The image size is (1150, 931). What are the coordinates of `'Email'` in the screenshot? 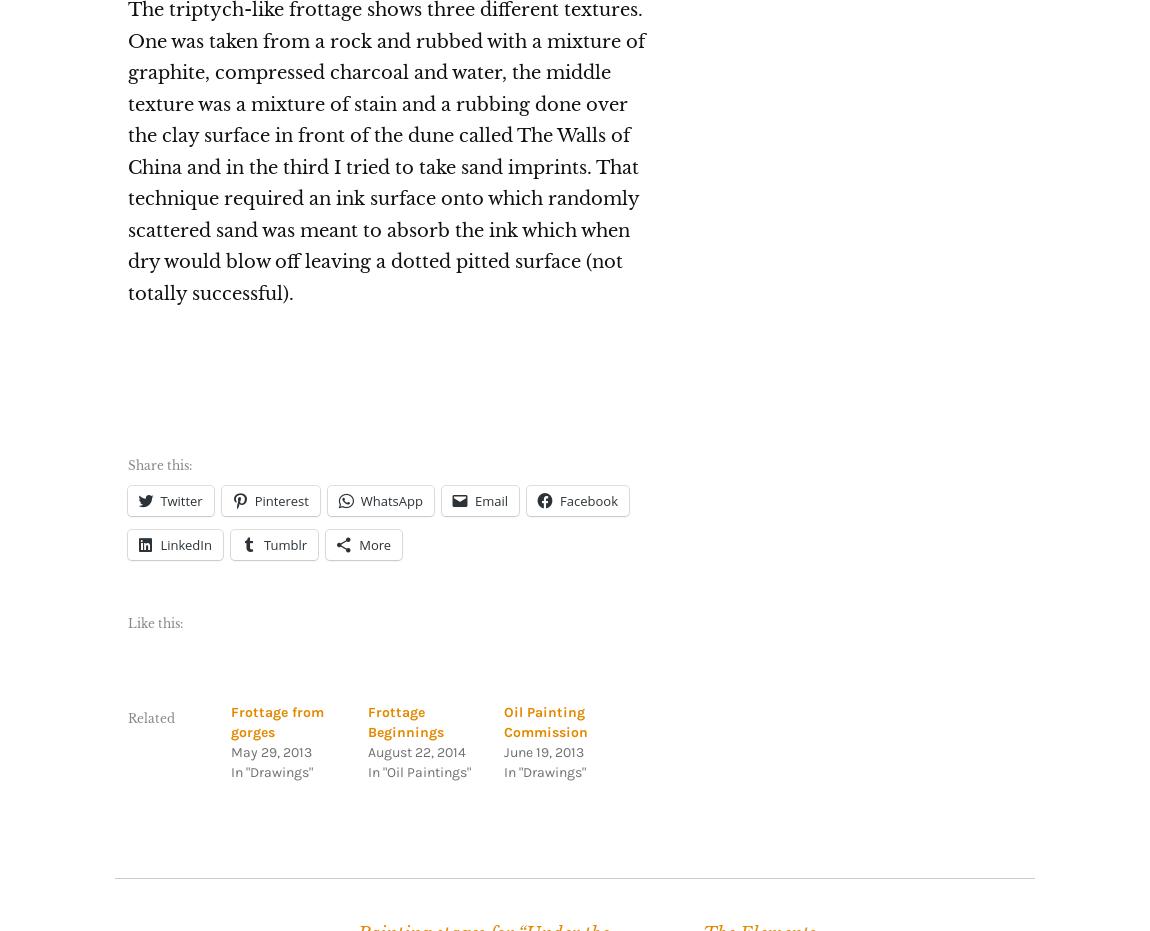 It's located at (491, 500).